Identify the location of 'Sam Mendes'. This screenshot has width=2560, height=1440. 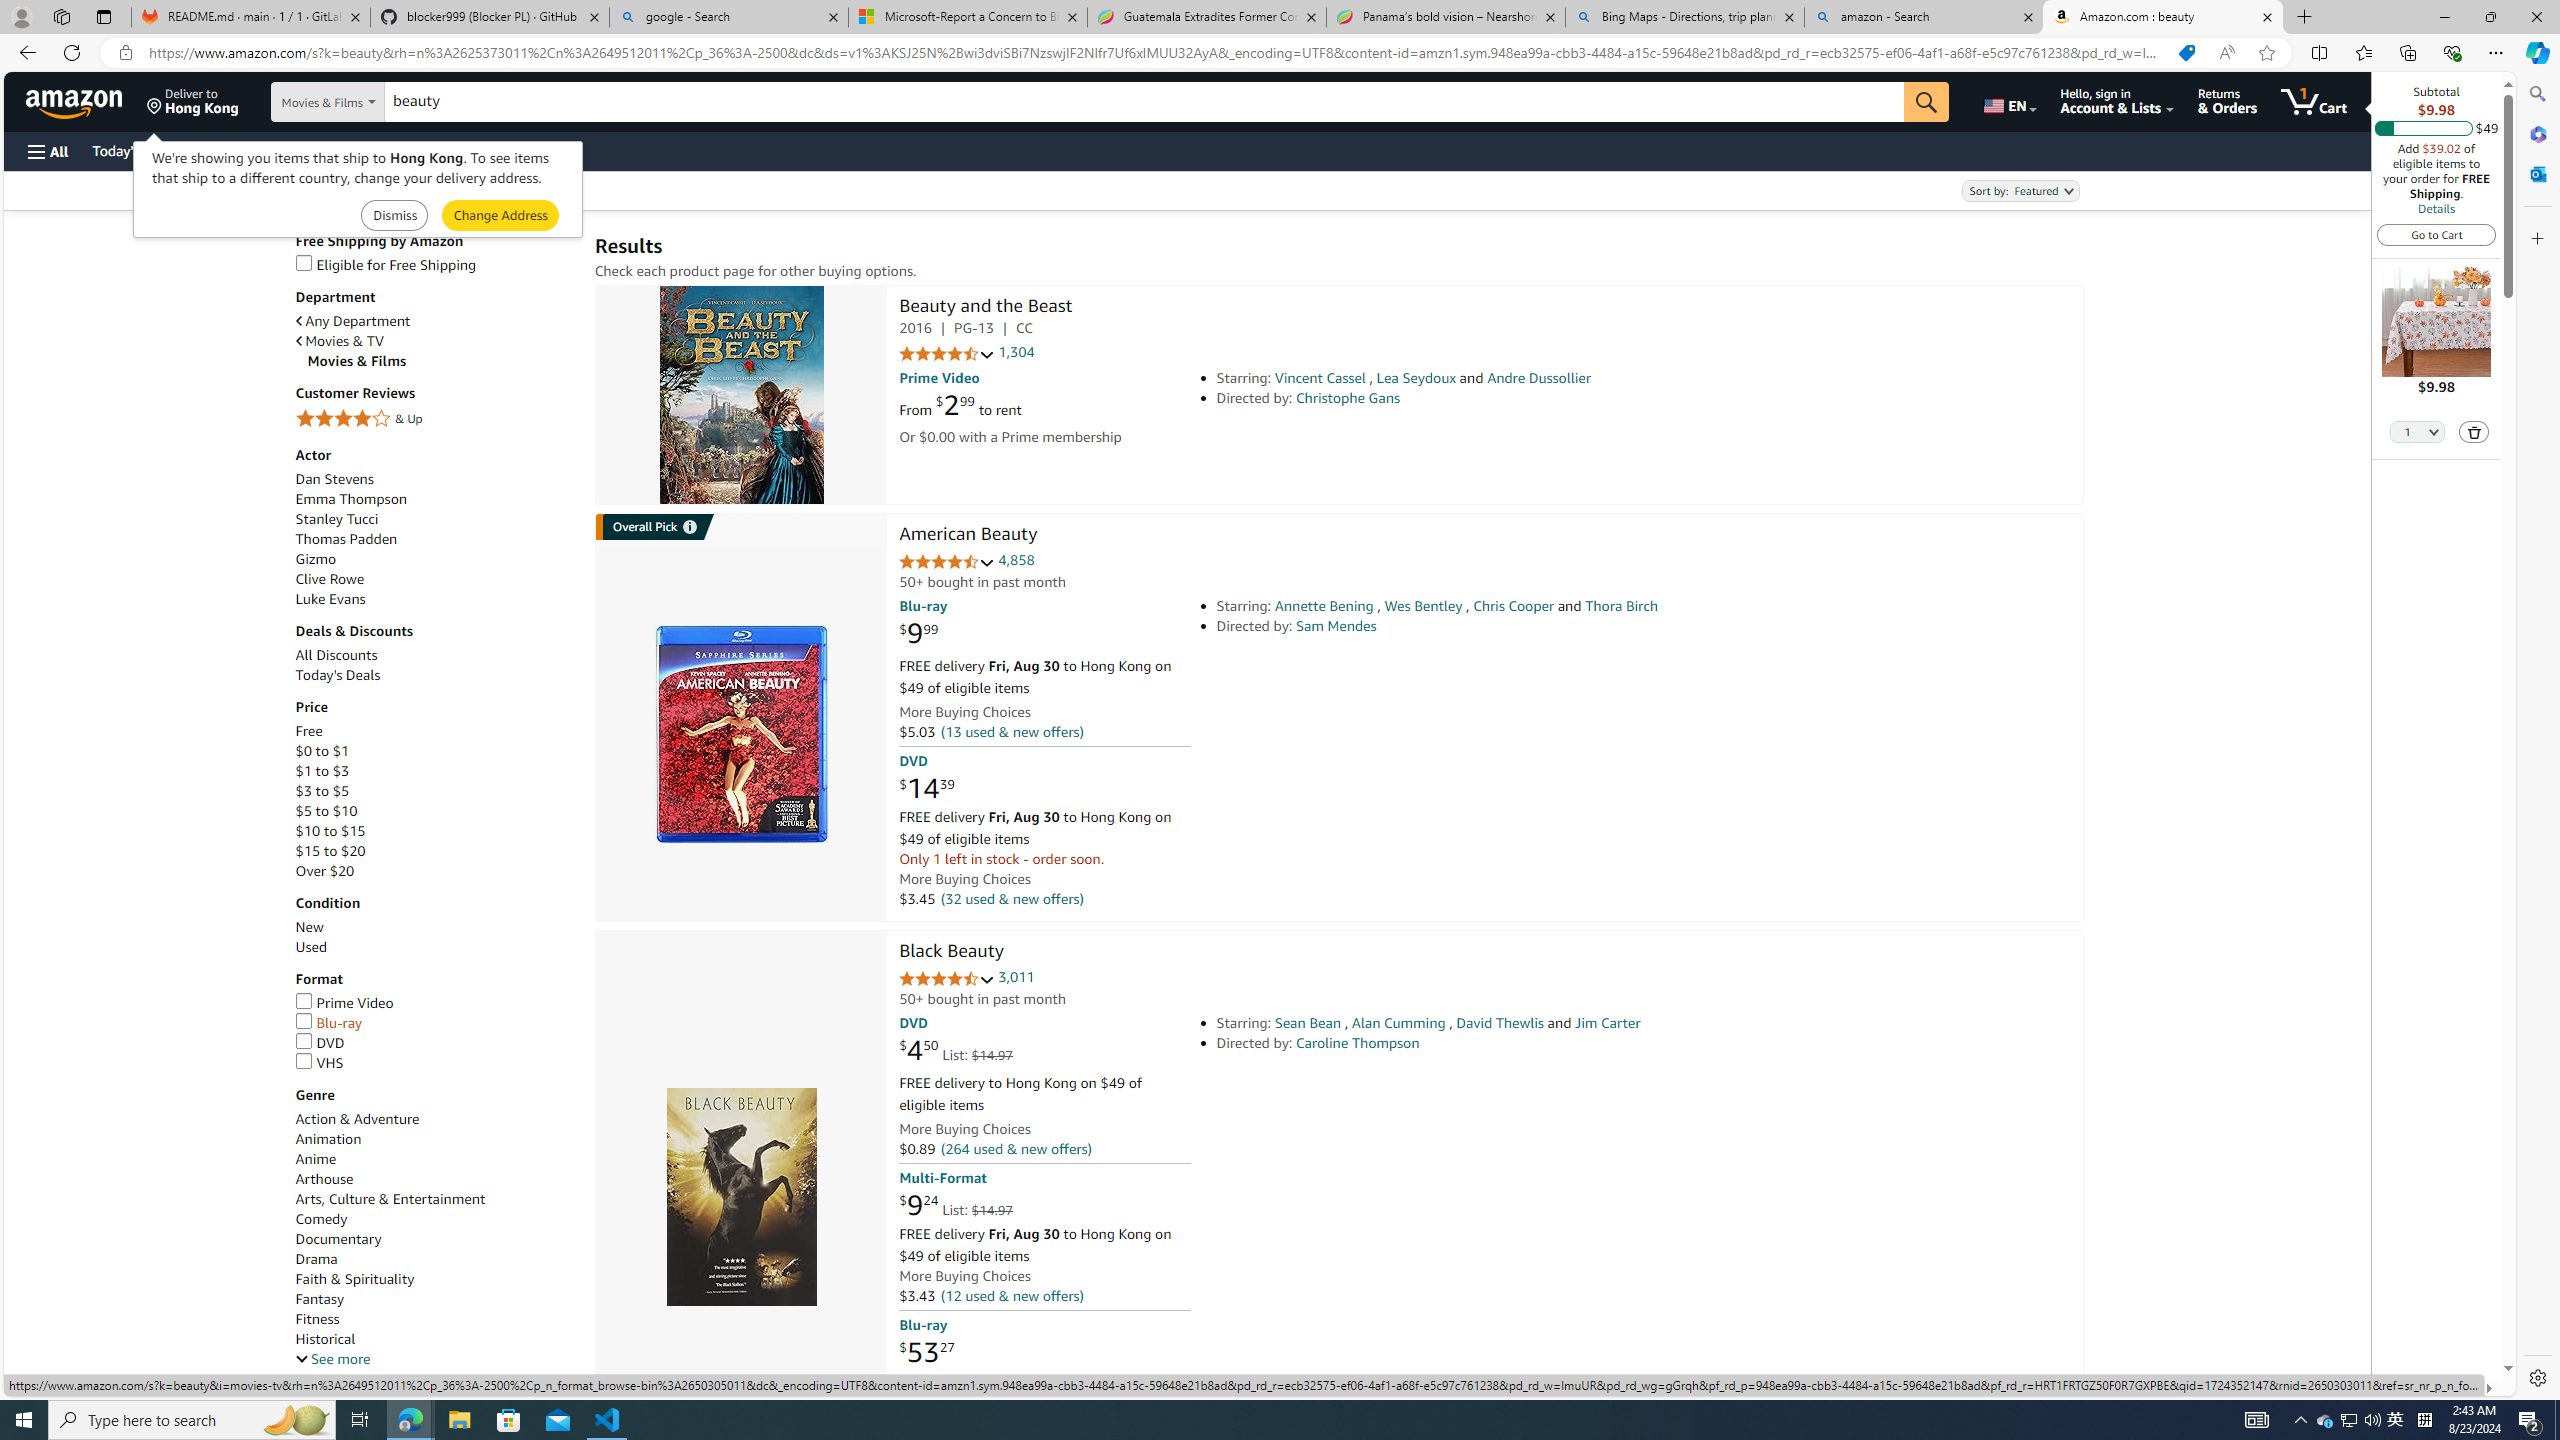
(1336, 625).